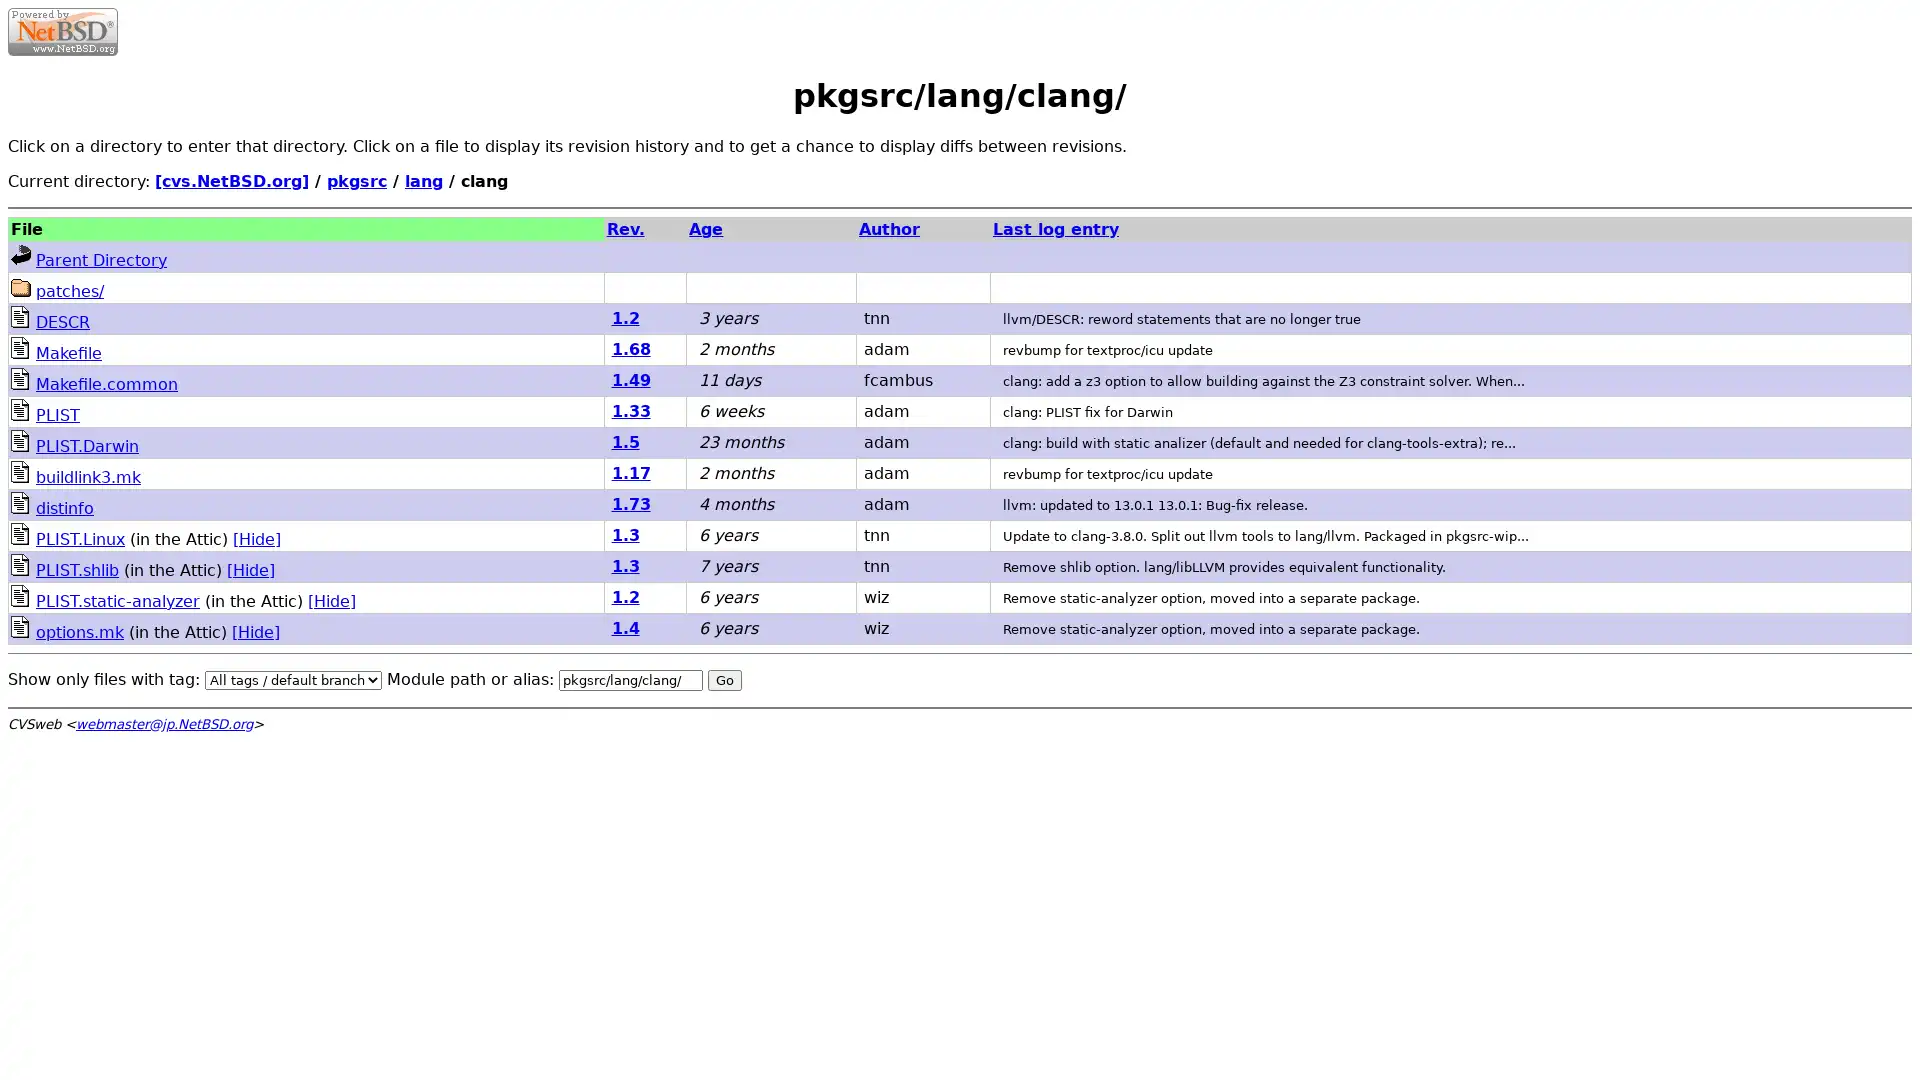  Describe the element at coordinates (723, 678) in the screenshot. I see `Go` at that location.